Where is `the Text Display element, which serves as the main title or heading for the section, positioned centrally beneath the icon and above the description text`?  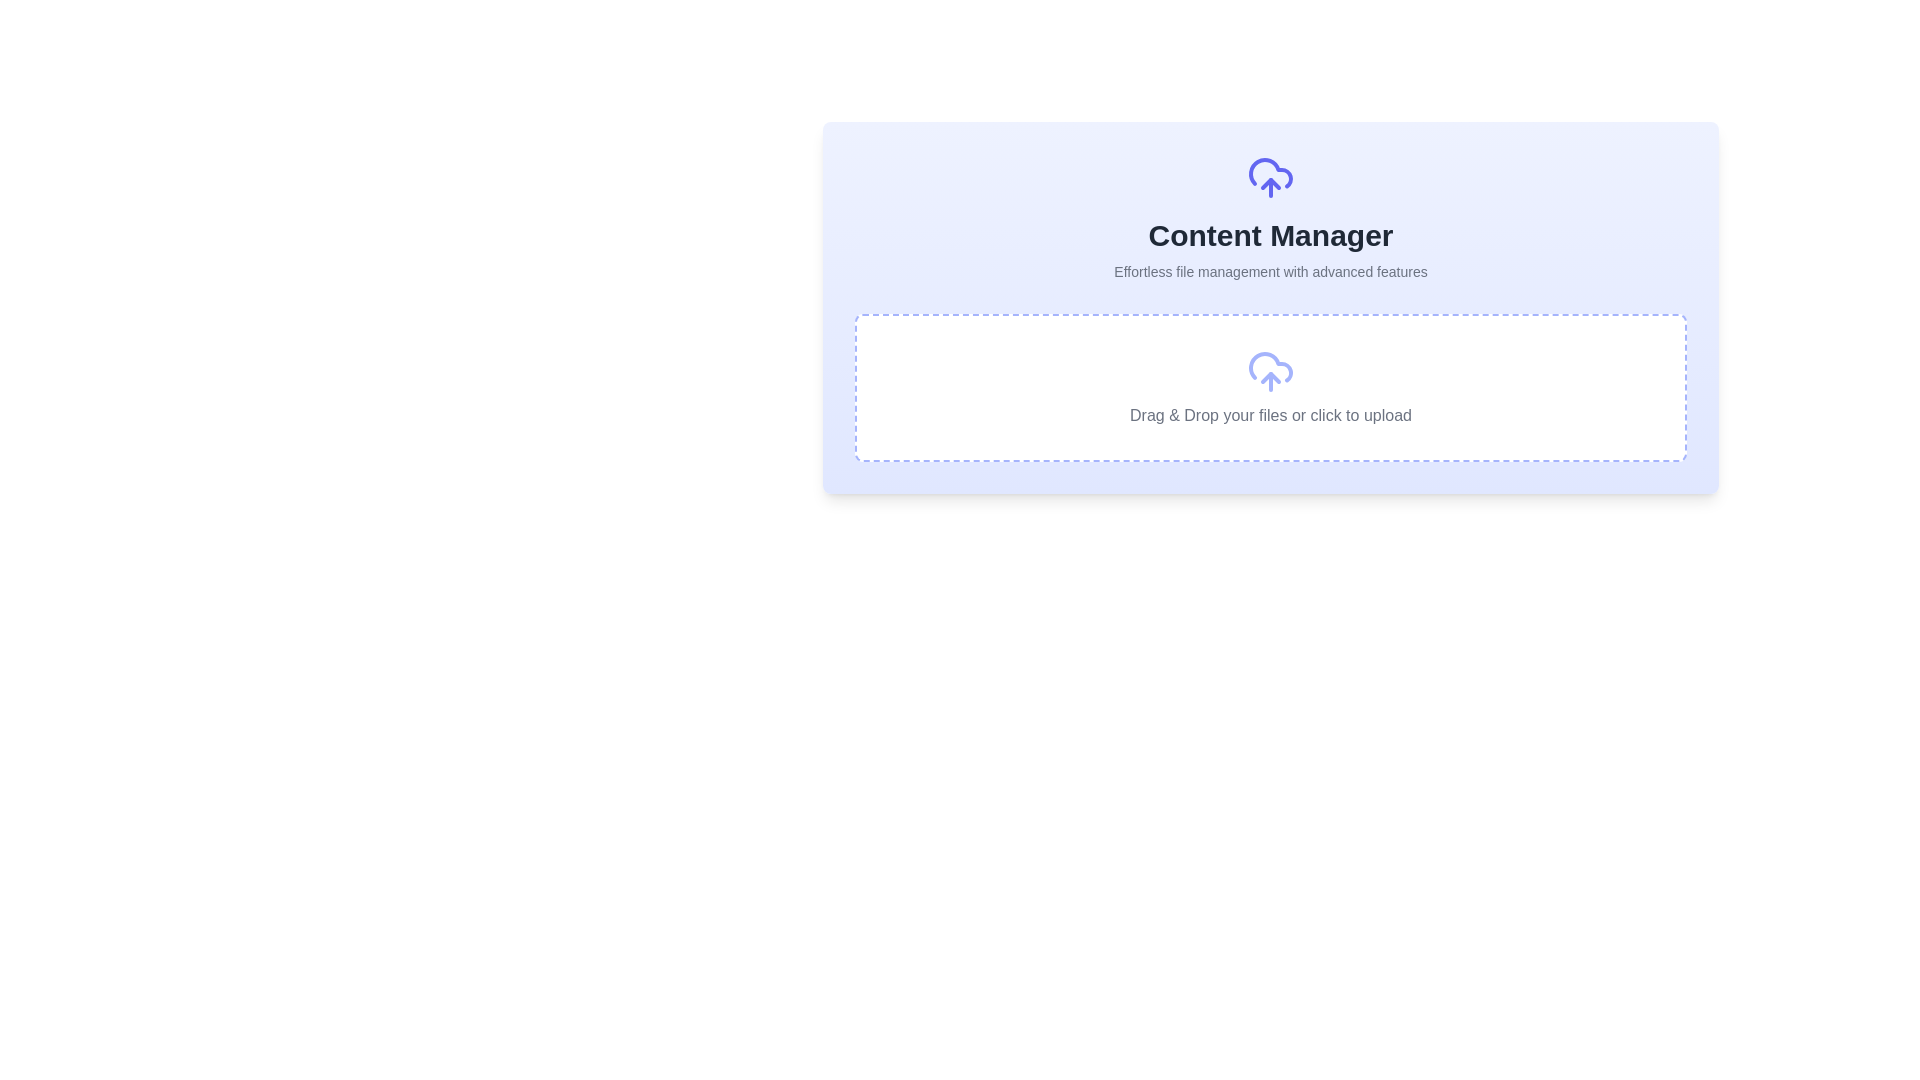 the Text Display element, which serves as the main title or heading for the section, positioned centrally beneath the icon and above the description text is located at coordinates (1270, 234).